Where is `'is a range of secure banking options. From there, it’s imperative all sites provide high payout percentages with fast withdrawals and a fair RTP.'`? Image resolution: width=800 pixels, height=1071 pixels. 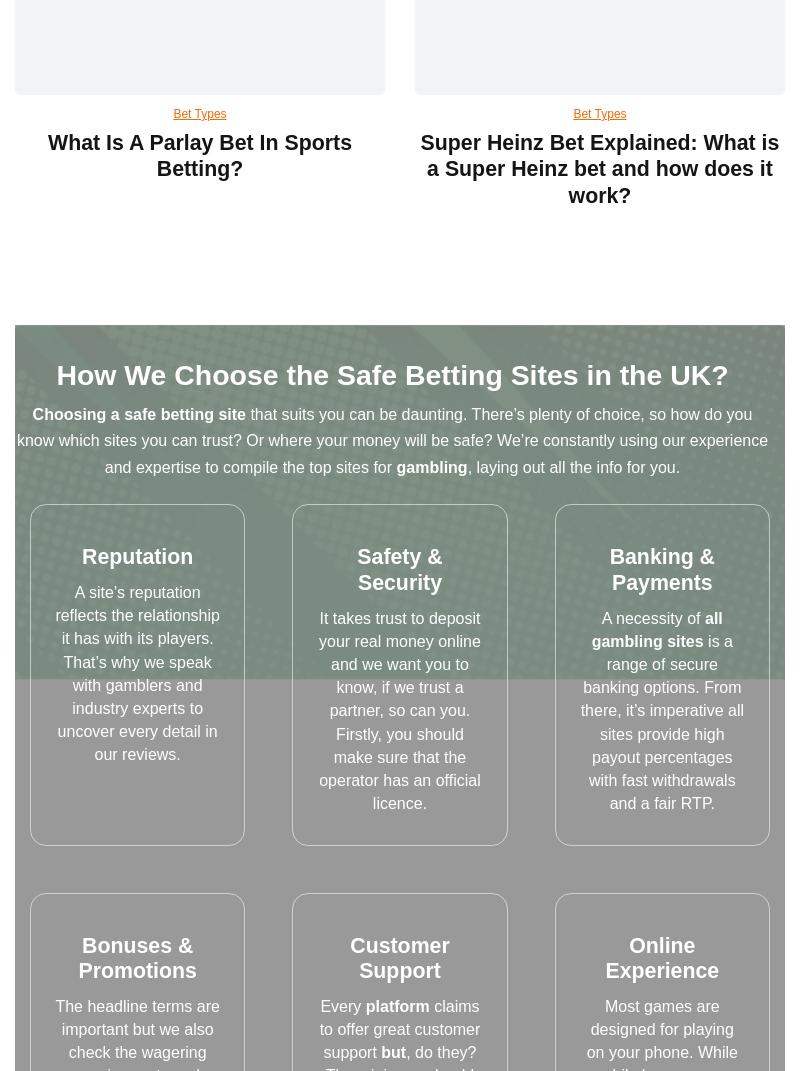
'is a range of secure banking options. From there, it’s imperative all sites provide high payout percentages with fast withdrawals and a fair RTP.' is located at coordinates (660, 721).